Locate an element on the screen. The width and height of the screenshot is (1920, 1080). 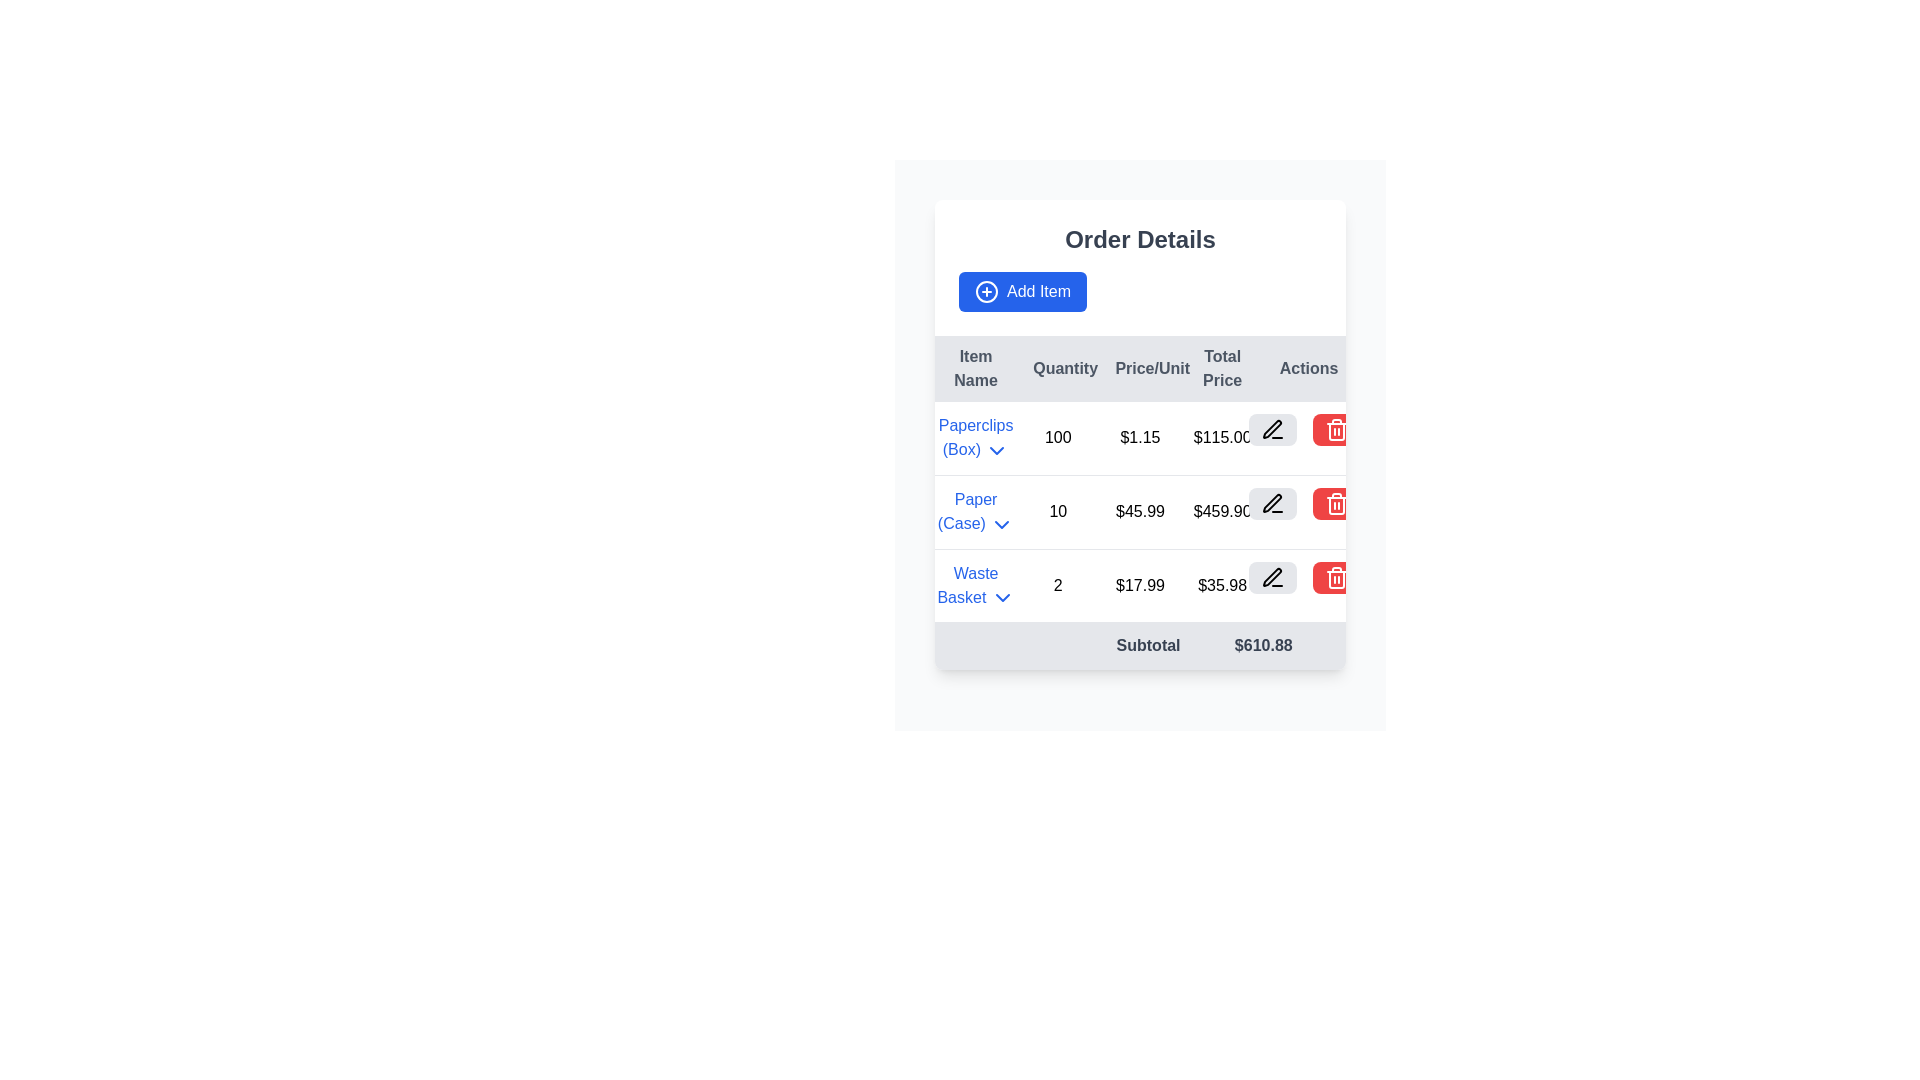
the static text display showing the quantity of 'Paperclips (Box)', which is located in the second column of the first row within the 'Order Details' section is located at coordinates (1057, 437).